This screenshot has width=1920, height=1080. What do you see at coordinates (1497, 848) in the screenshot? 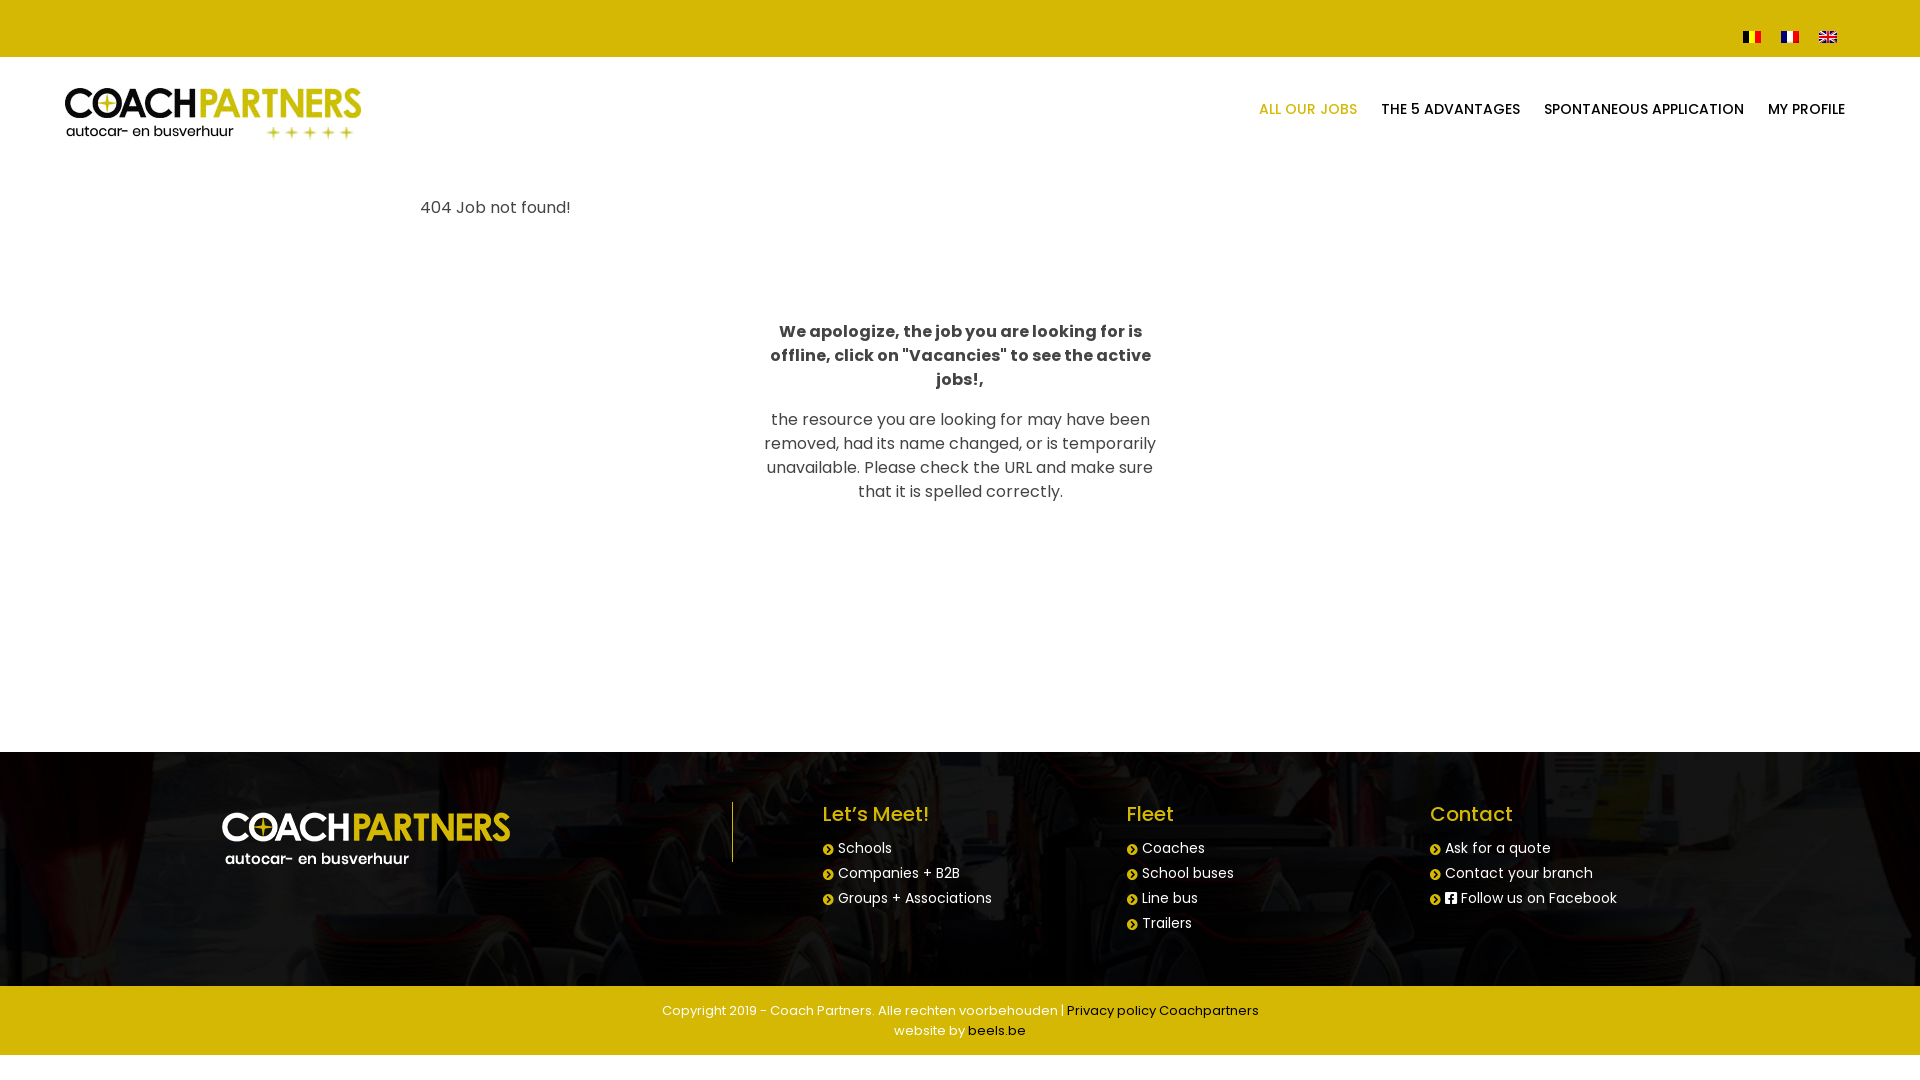
I see `'Ask for a quote'` at bounding box center [1497, 848].